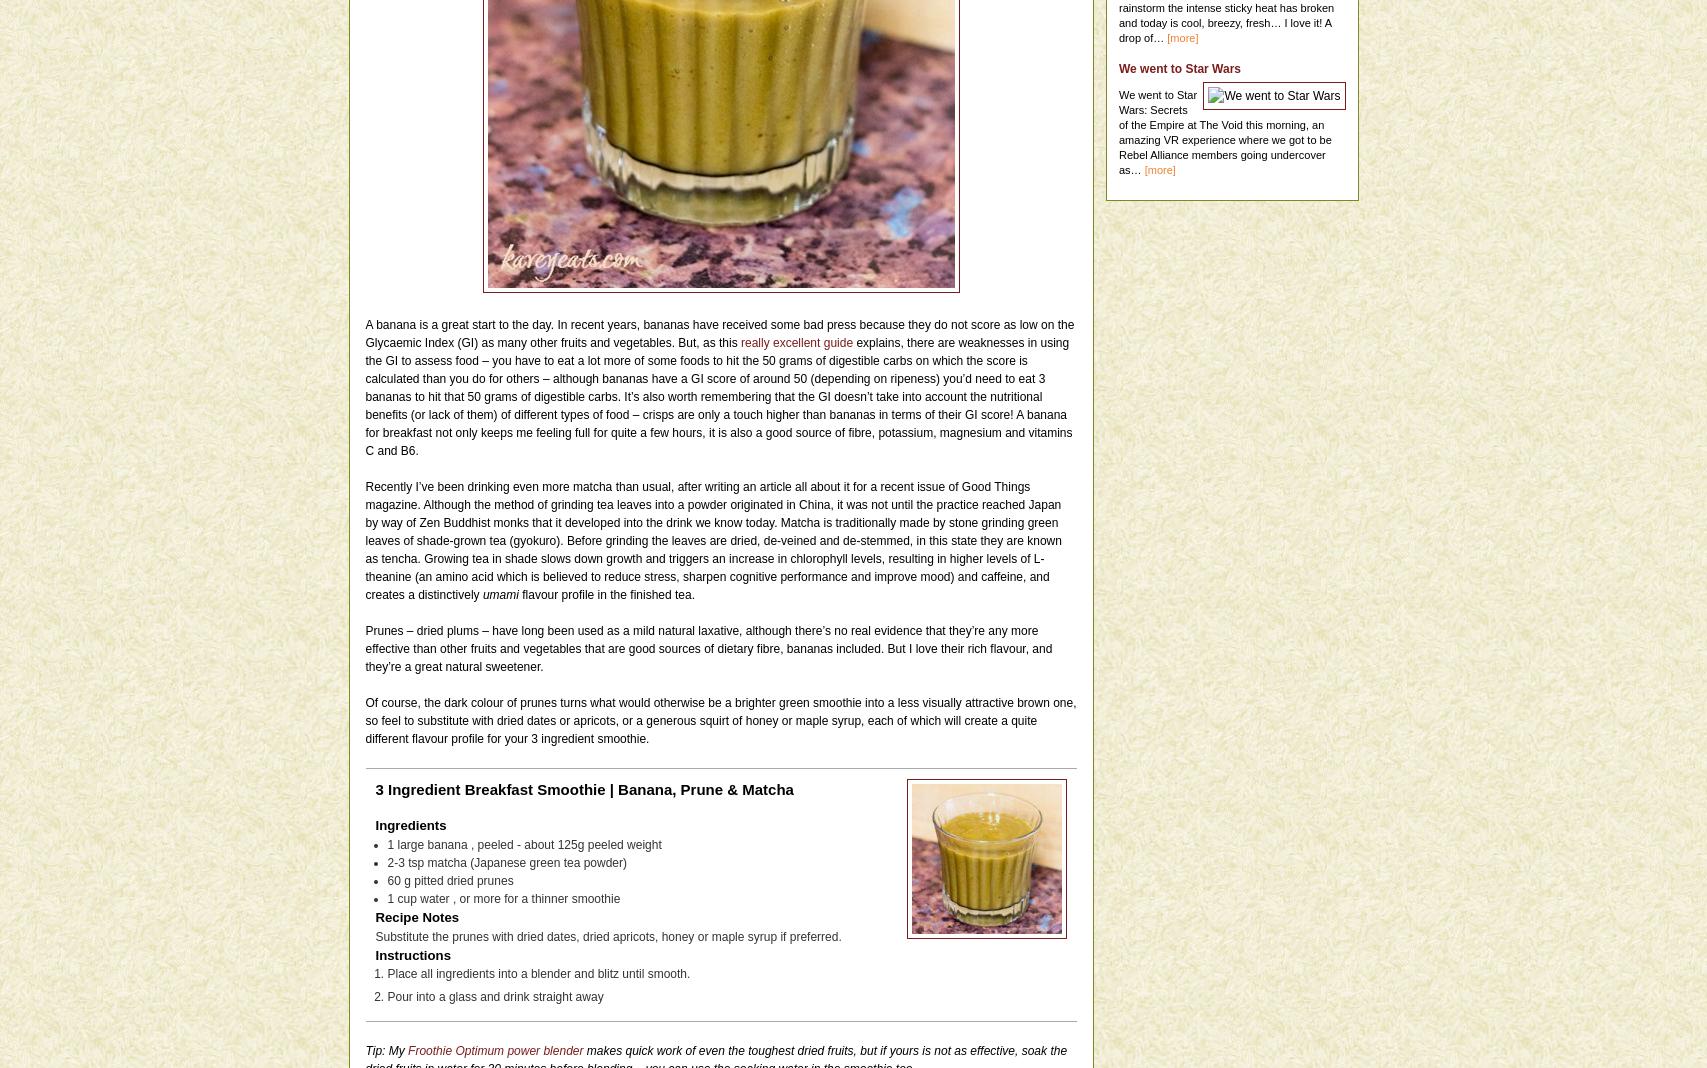 The width and height of the screenshot is (1707, 1068). What do you see at coordinates (417, 915) in the screenshot?
I see `'Recipe Notes'` at bounding box center [417, 915].